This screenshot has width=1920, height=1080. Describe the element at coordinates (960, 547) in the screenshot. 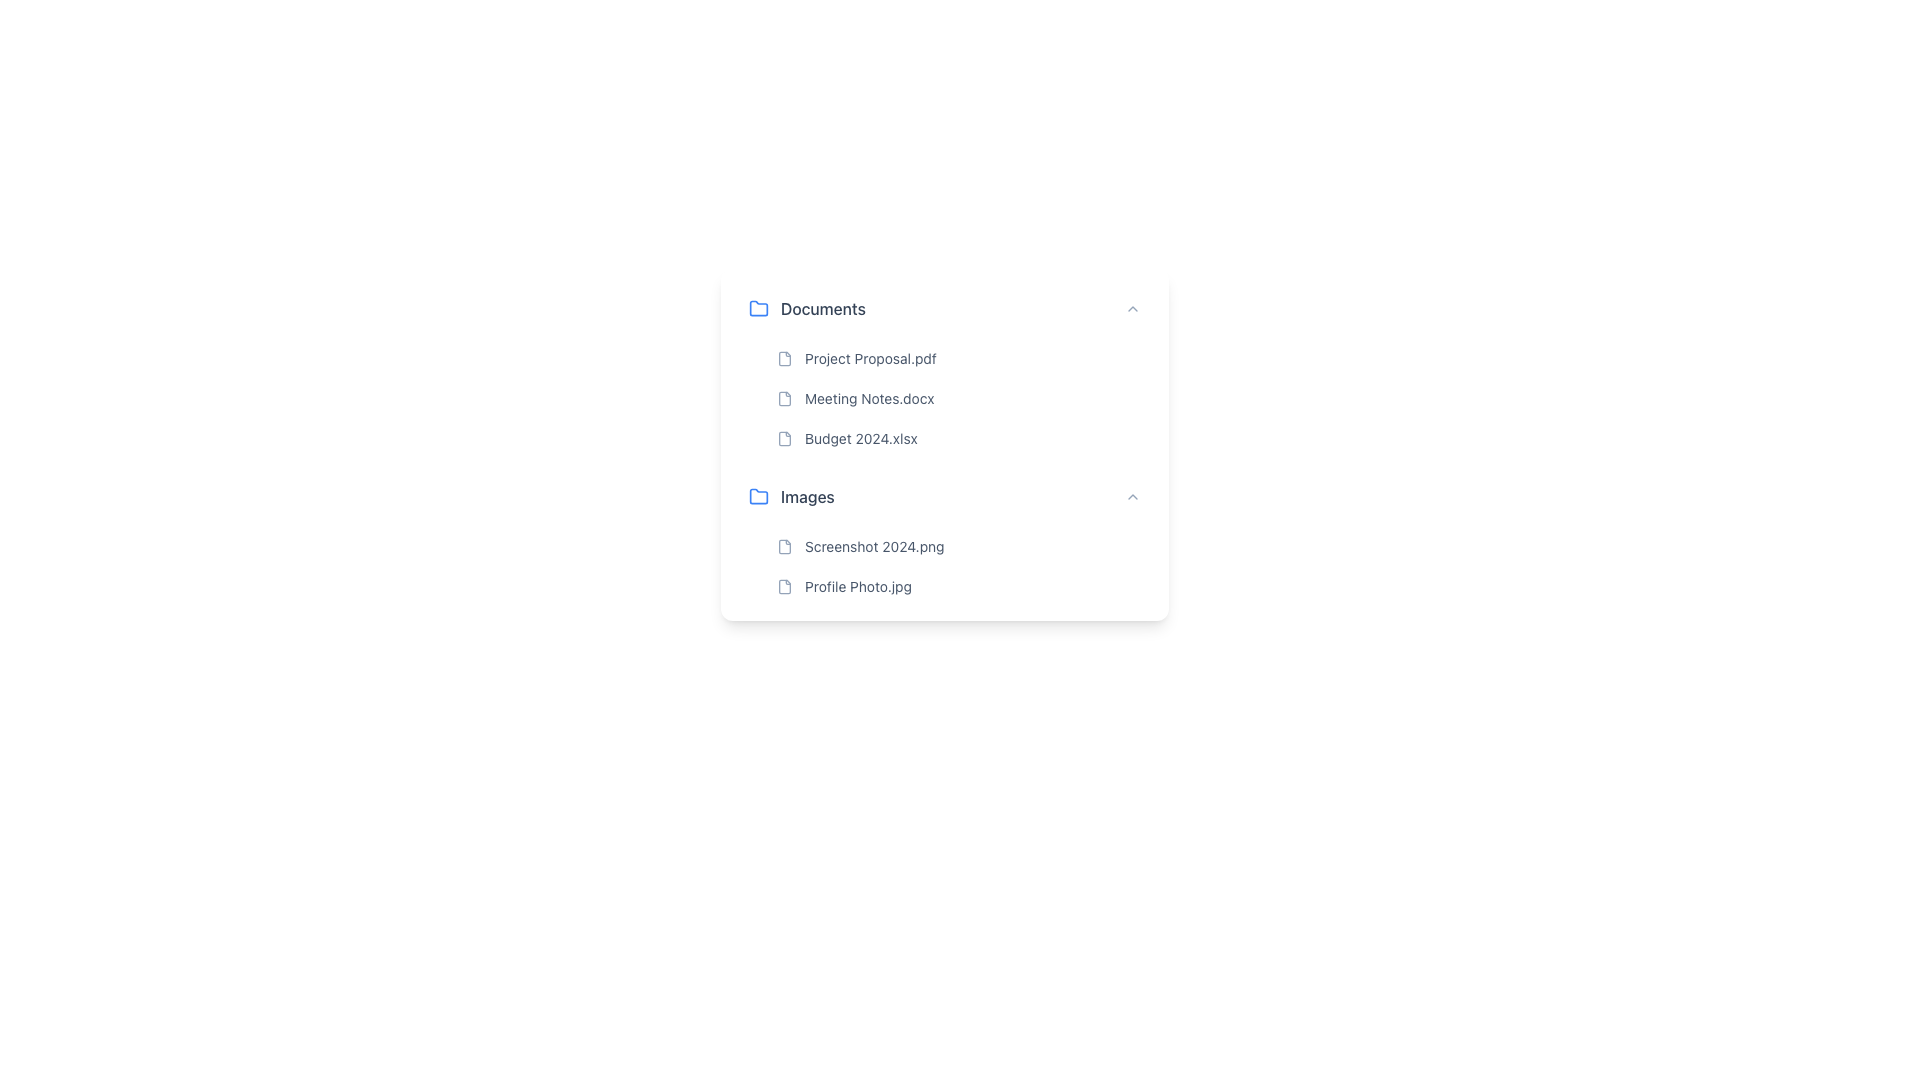

I see `the file item entry labeled 'Screenshot 2024.png'` at that location.